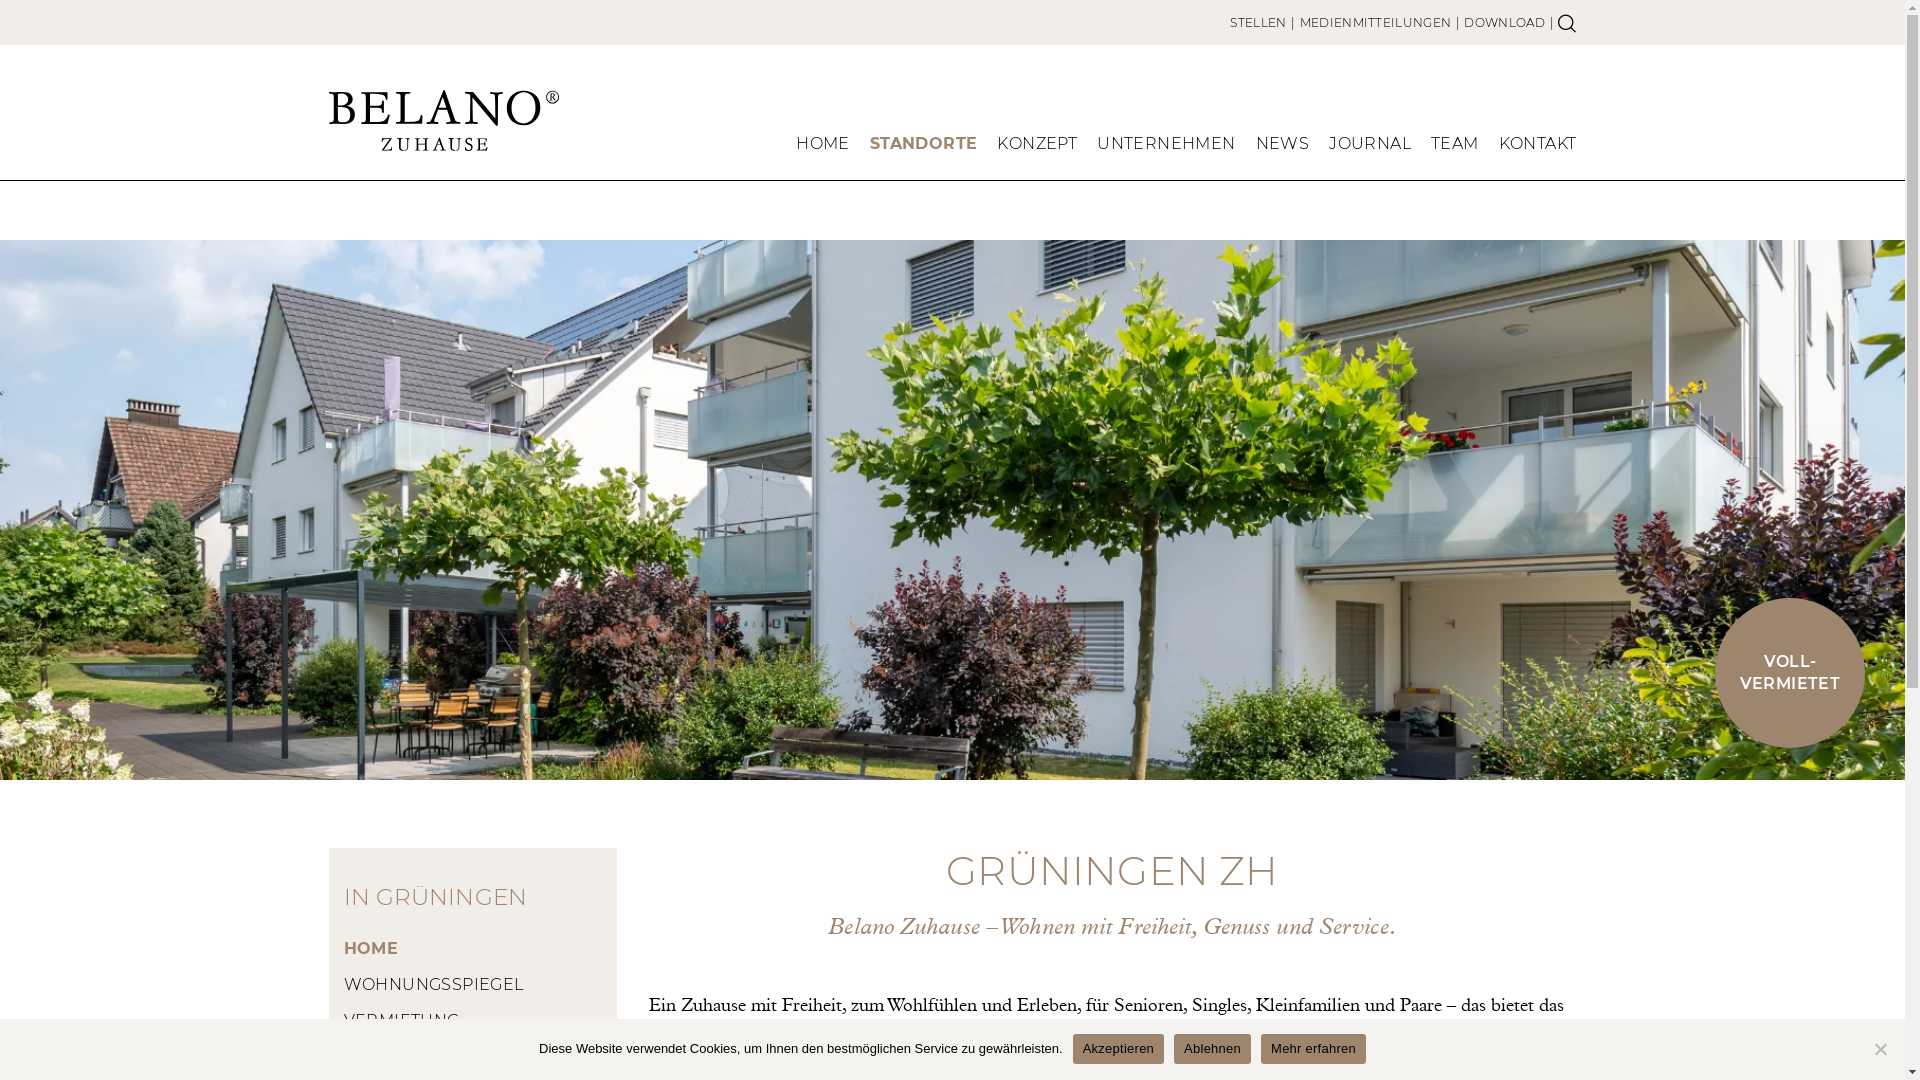  Describe the element at coordinates (1228, 22) in the screenshot. I see `'STELLEN'` at that location.